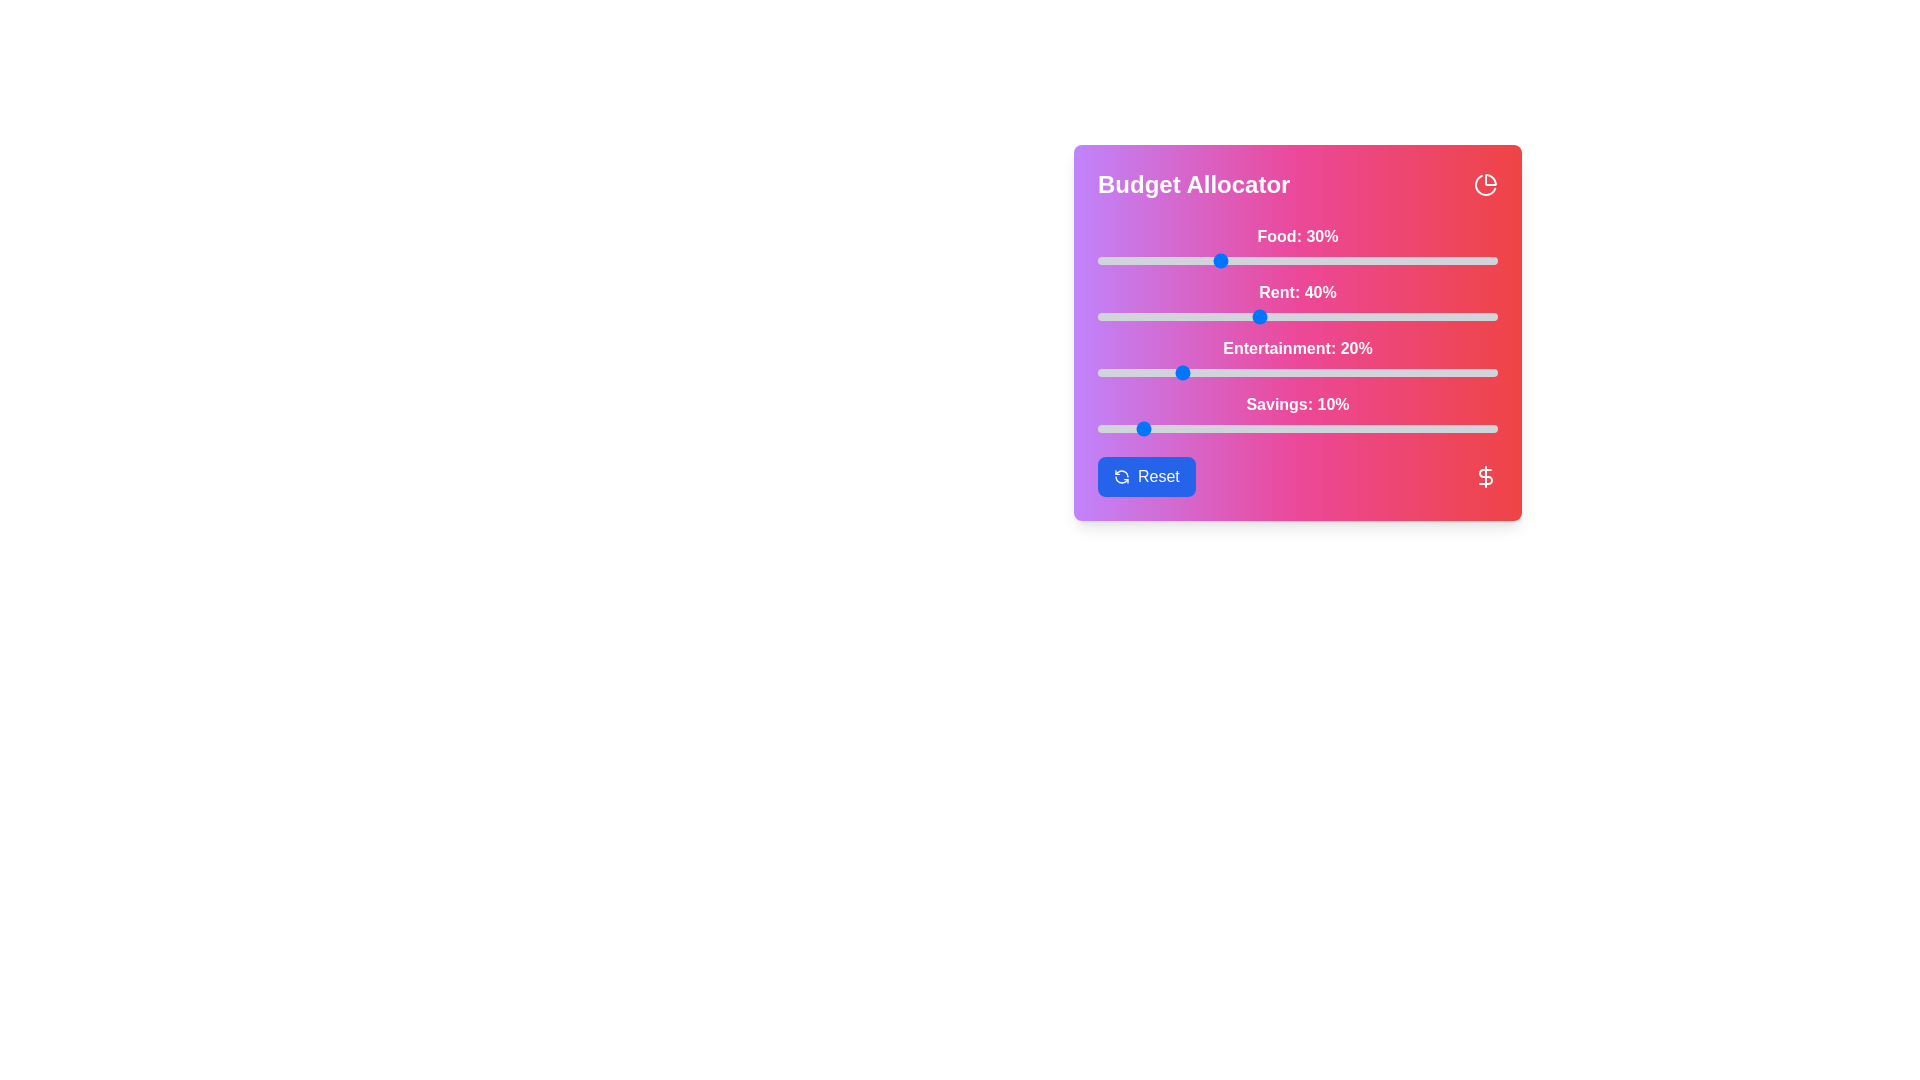  I want to click on the savings percentage, so click(1486, 427).